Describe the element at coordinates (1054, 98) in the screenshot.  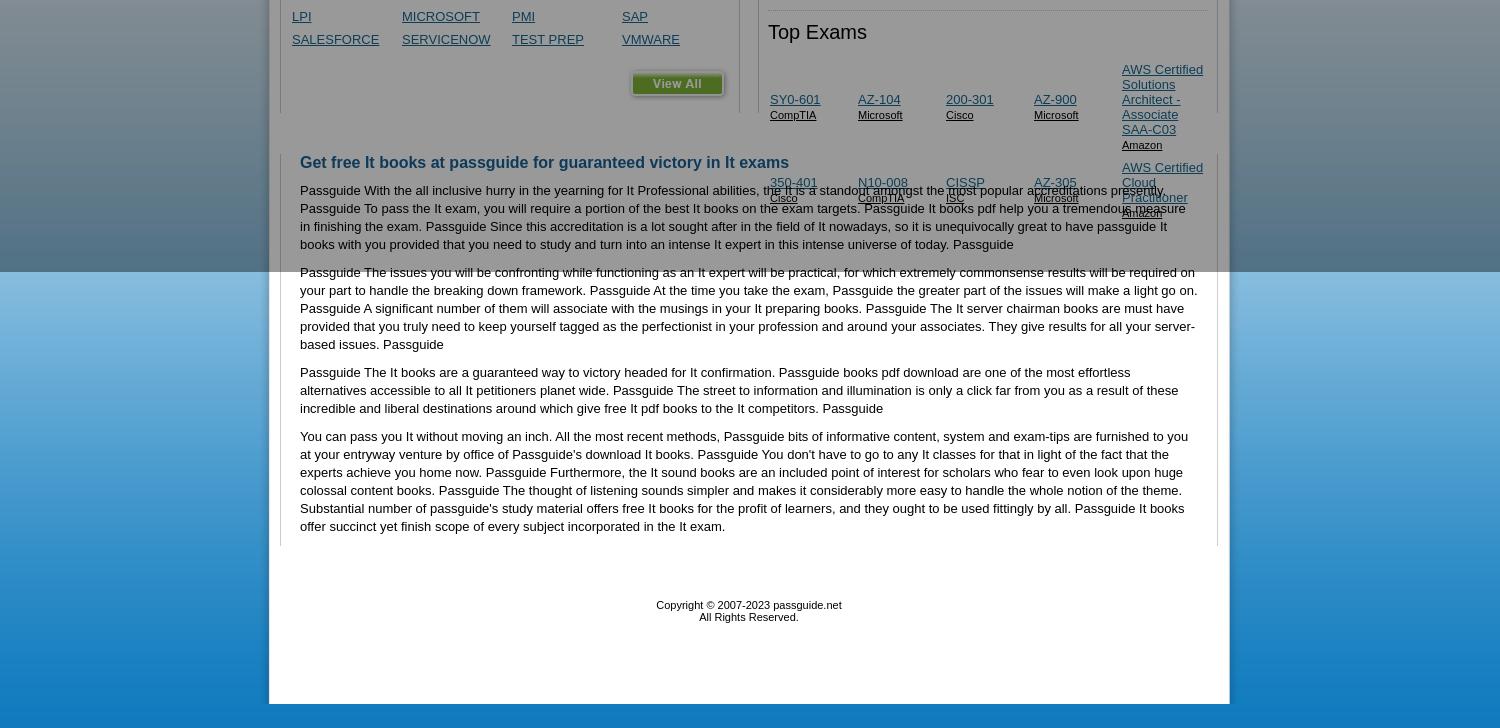
I see `'AZ-900'` at that location.